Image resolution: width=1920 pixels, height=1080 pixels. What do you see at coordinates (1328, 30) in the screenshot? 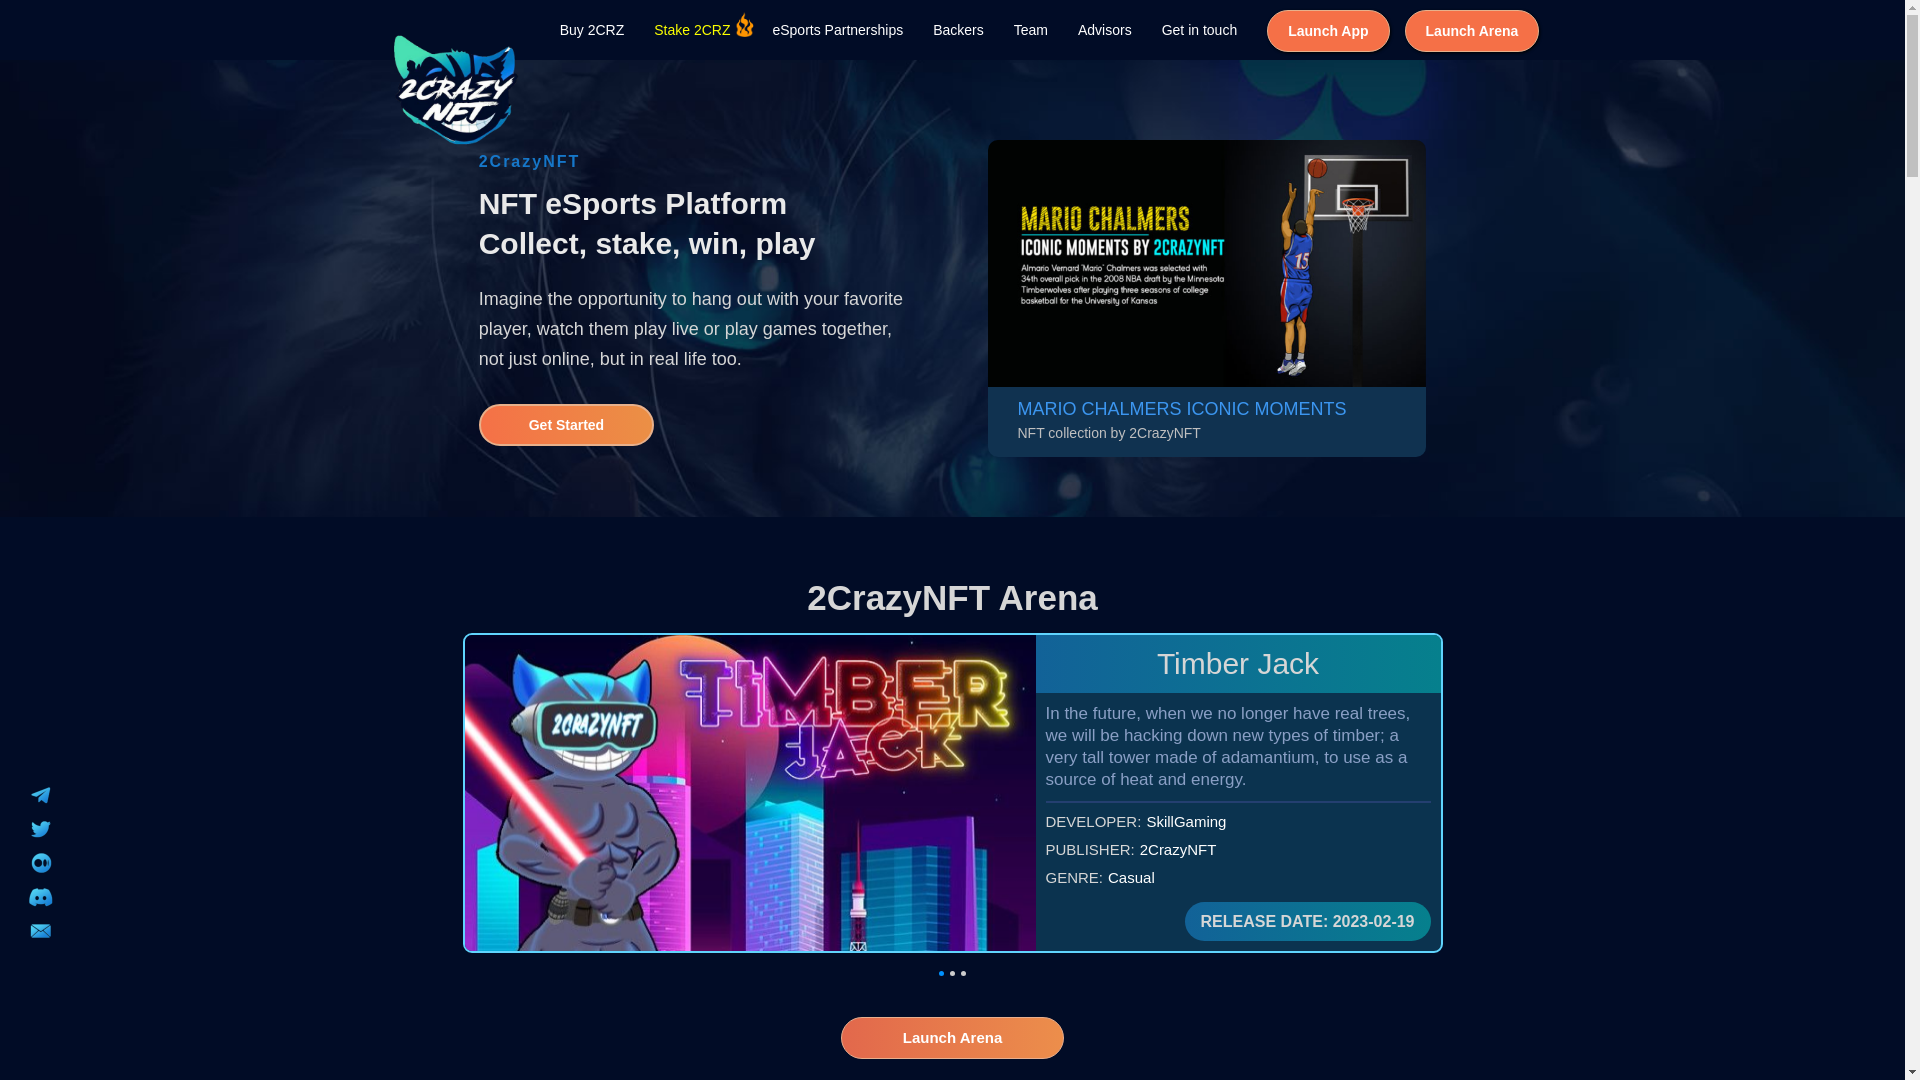
I see `'Launch App'` at bounding box center [1328, 30].